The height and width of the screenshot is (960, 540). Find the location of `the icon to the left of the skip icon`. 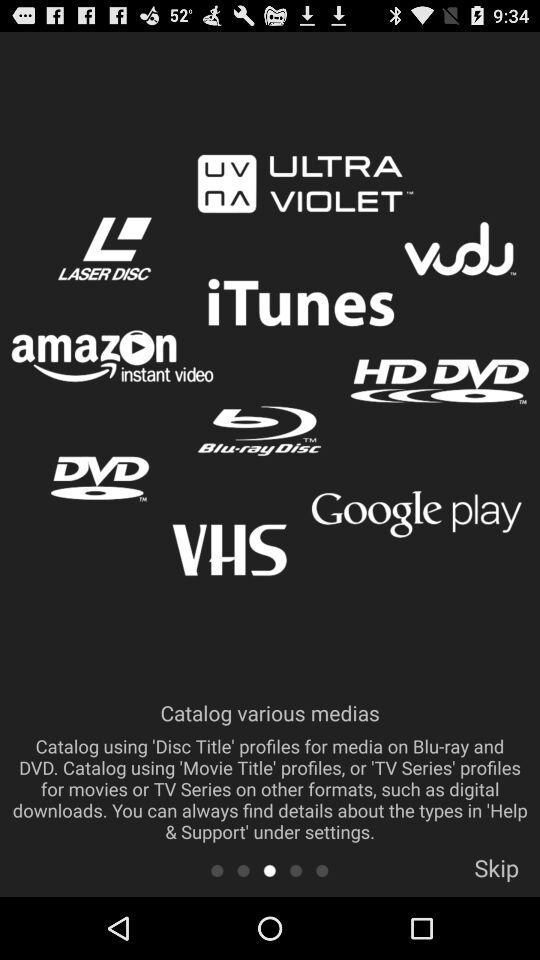

the icon to the left of the skip icon is located at coordinates (322, 869).